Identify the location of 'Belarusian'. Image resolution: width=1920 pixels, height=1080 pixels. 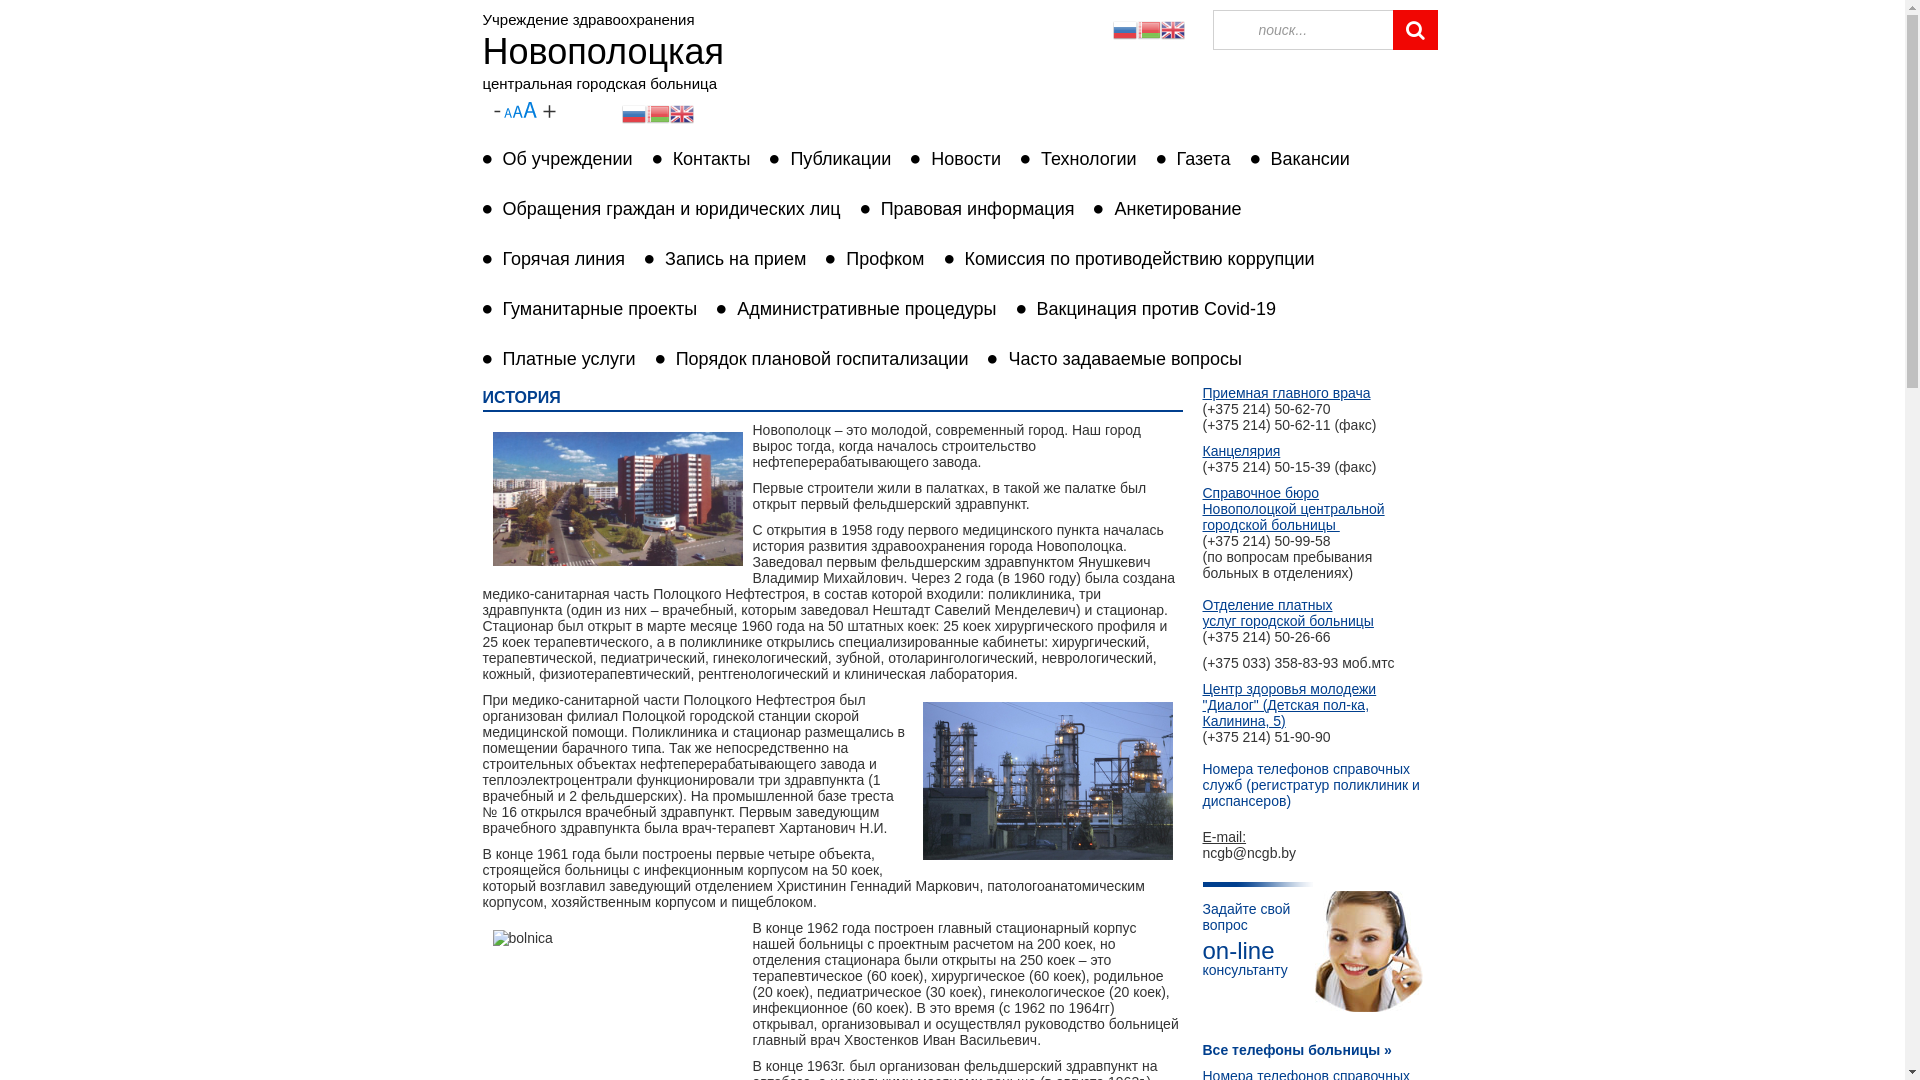
(657, 112).